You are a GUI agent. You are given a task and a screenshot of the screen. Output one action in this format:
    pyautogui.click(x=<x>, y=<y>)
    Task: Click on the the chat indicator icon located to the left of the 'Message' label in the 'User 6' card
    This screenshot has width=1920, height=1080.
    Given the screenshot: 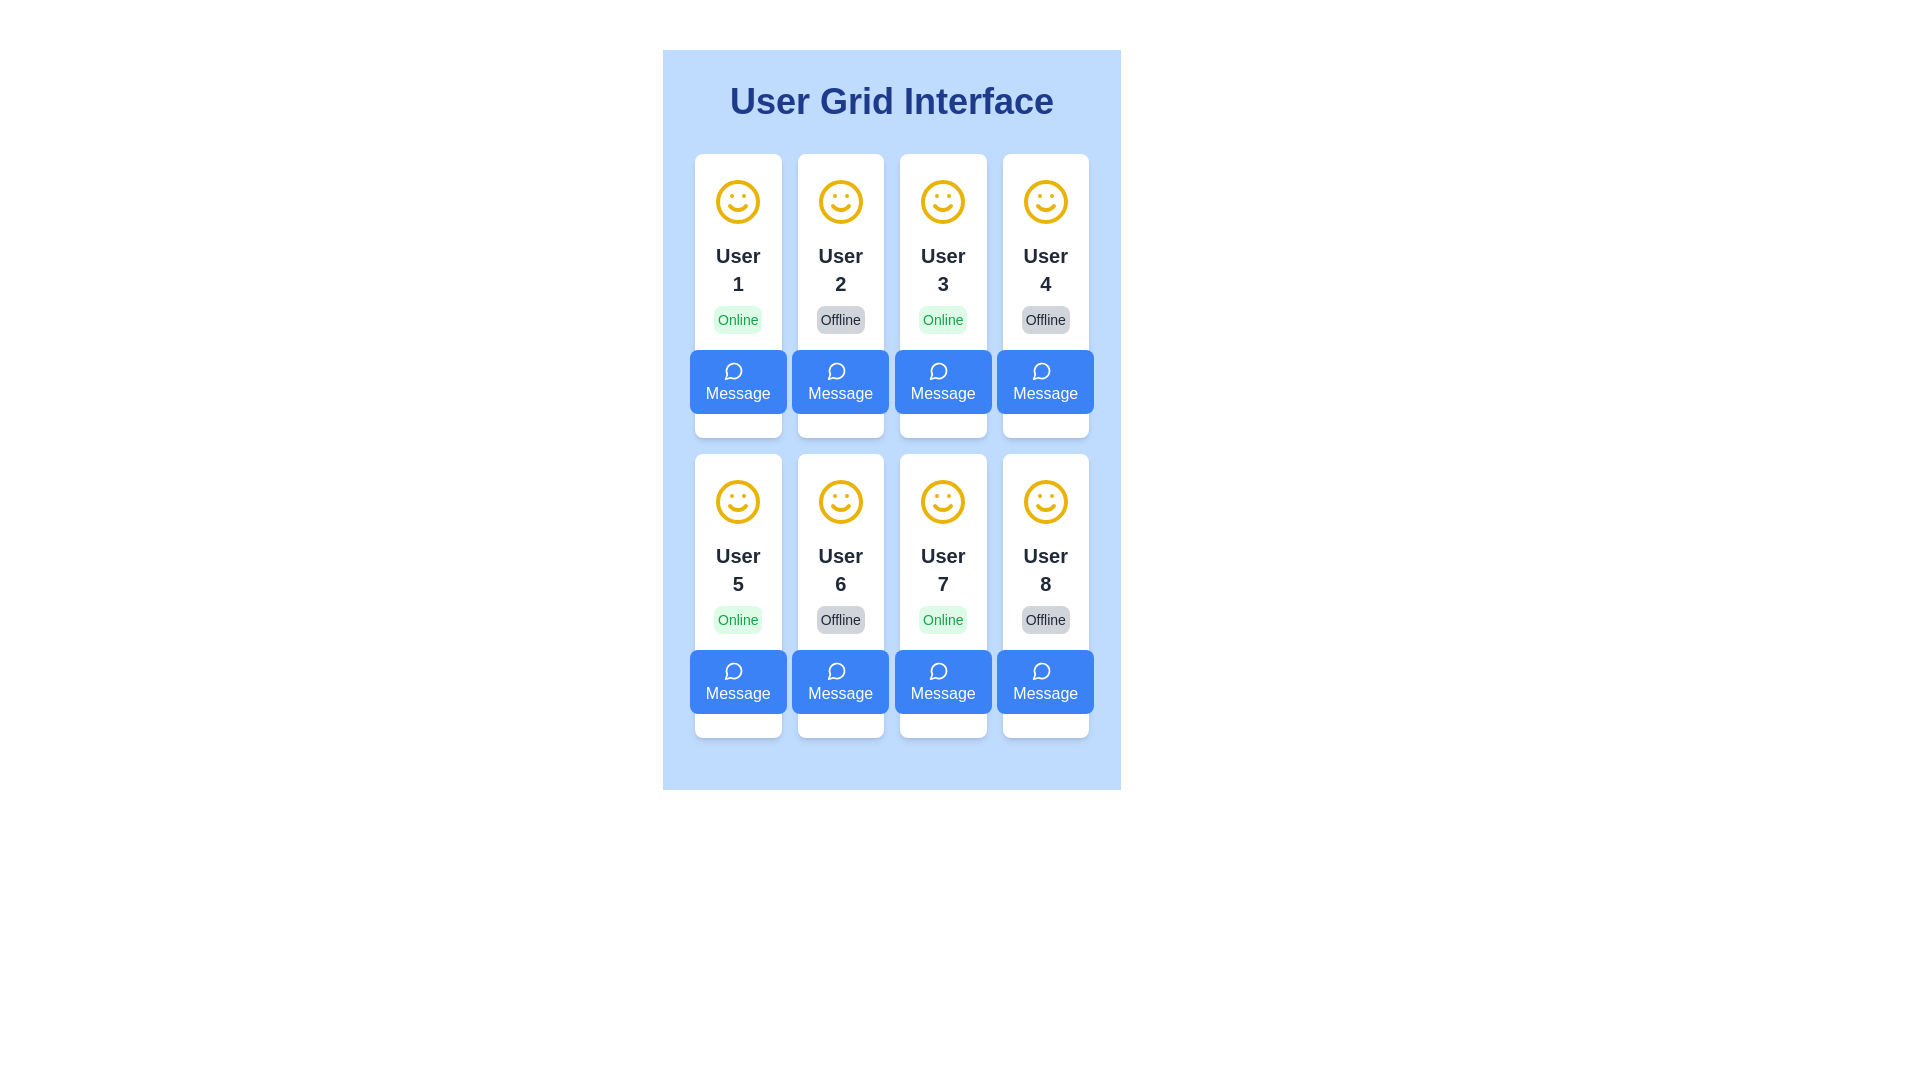 What is the action you would take?
    pyautogui.click(x=836, y=670)
    